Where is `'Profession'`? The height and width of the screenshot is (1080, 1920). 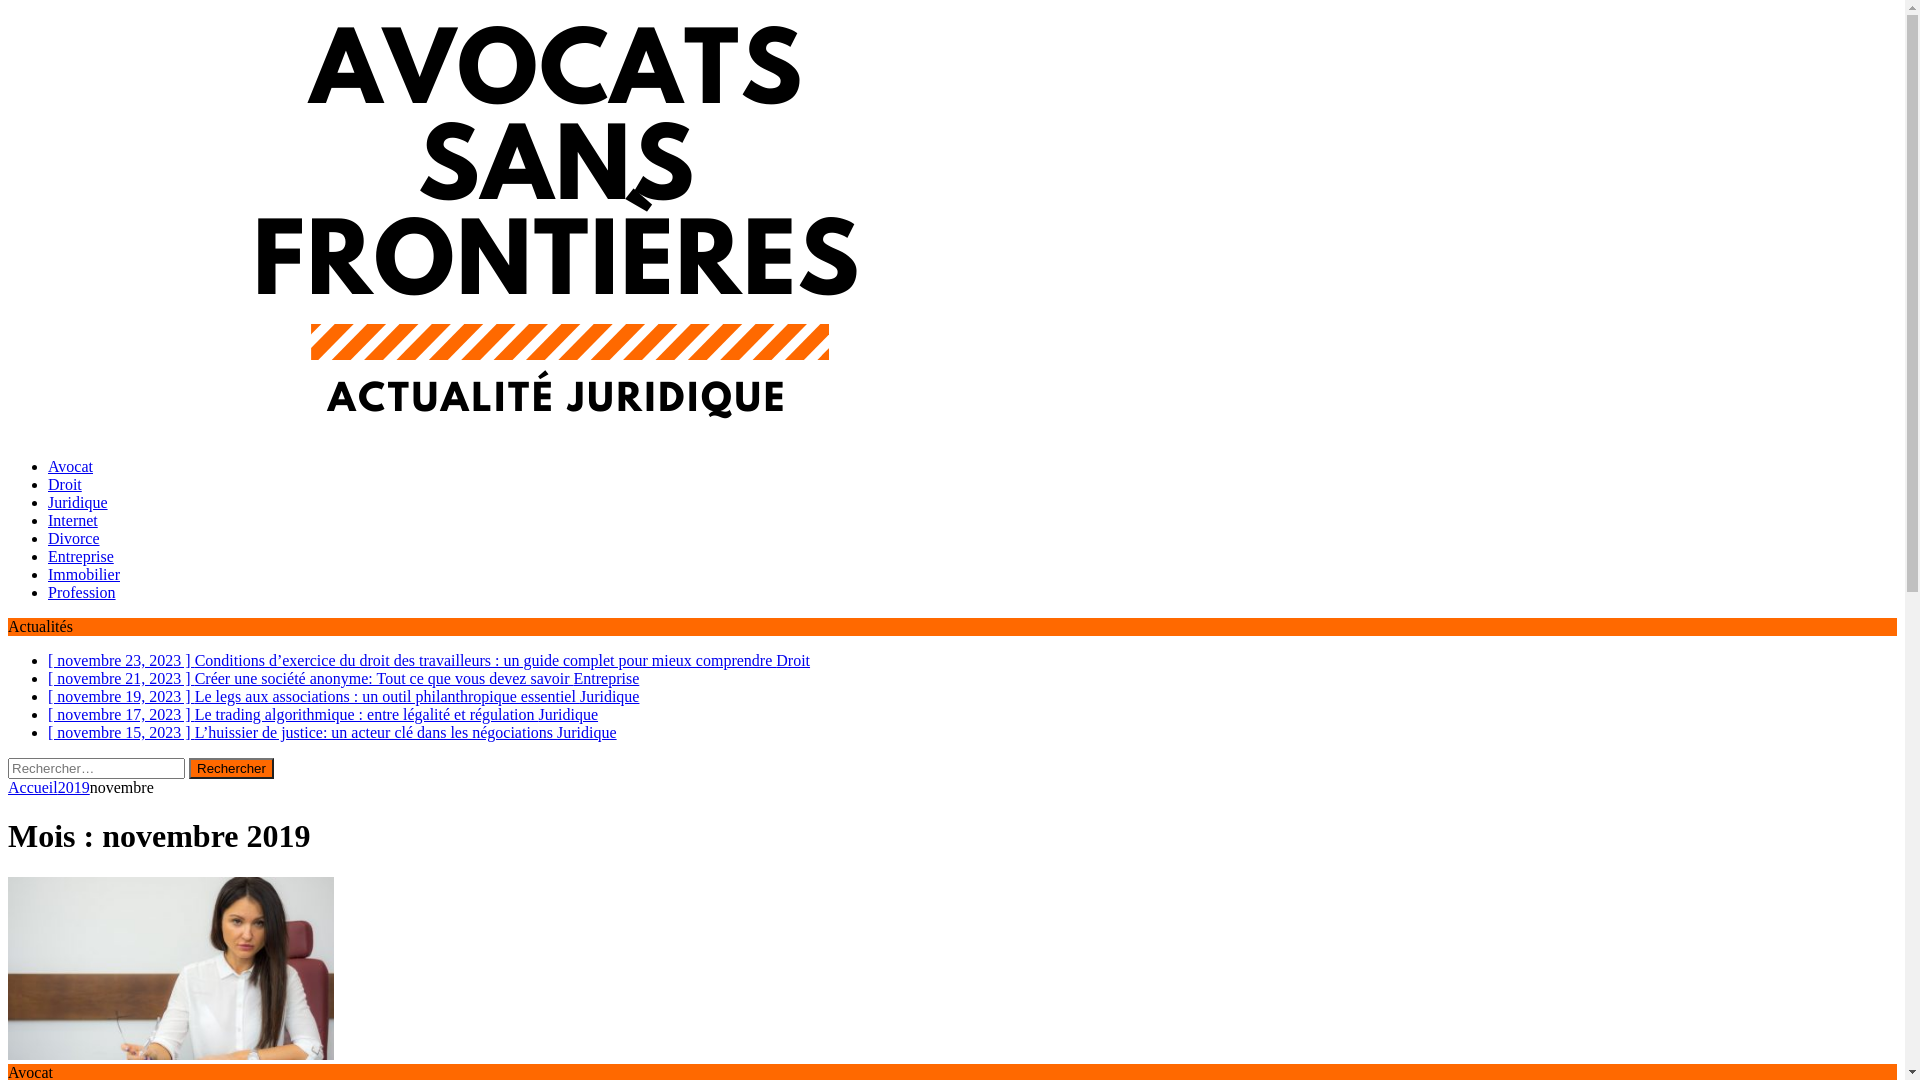
'Profession' is located at coordinates (80, 591).